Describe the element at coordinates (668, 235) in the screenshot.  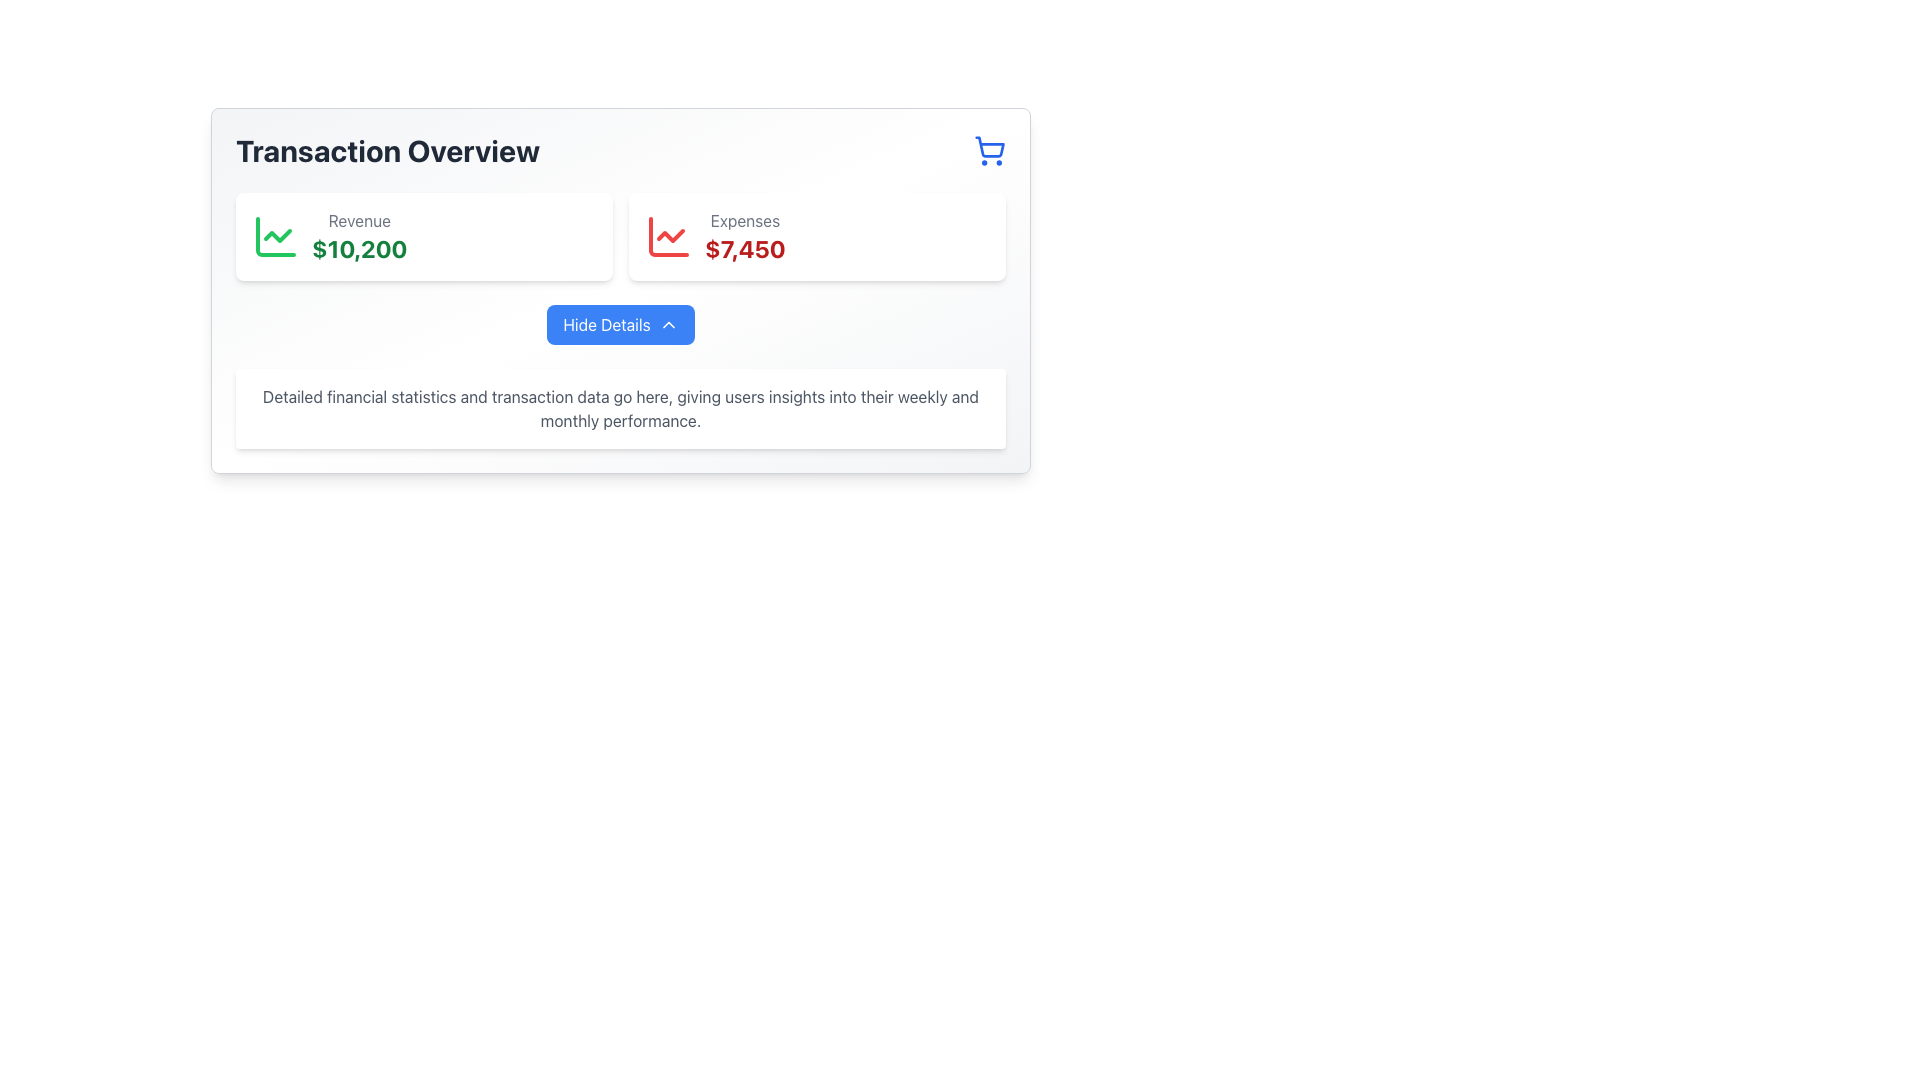
I see `the part of the icon that is located within the red-colored symbol resembling a line chart, which is used to indicate financial 'Expenses' in the 'Transaction Overview' card` at that location.